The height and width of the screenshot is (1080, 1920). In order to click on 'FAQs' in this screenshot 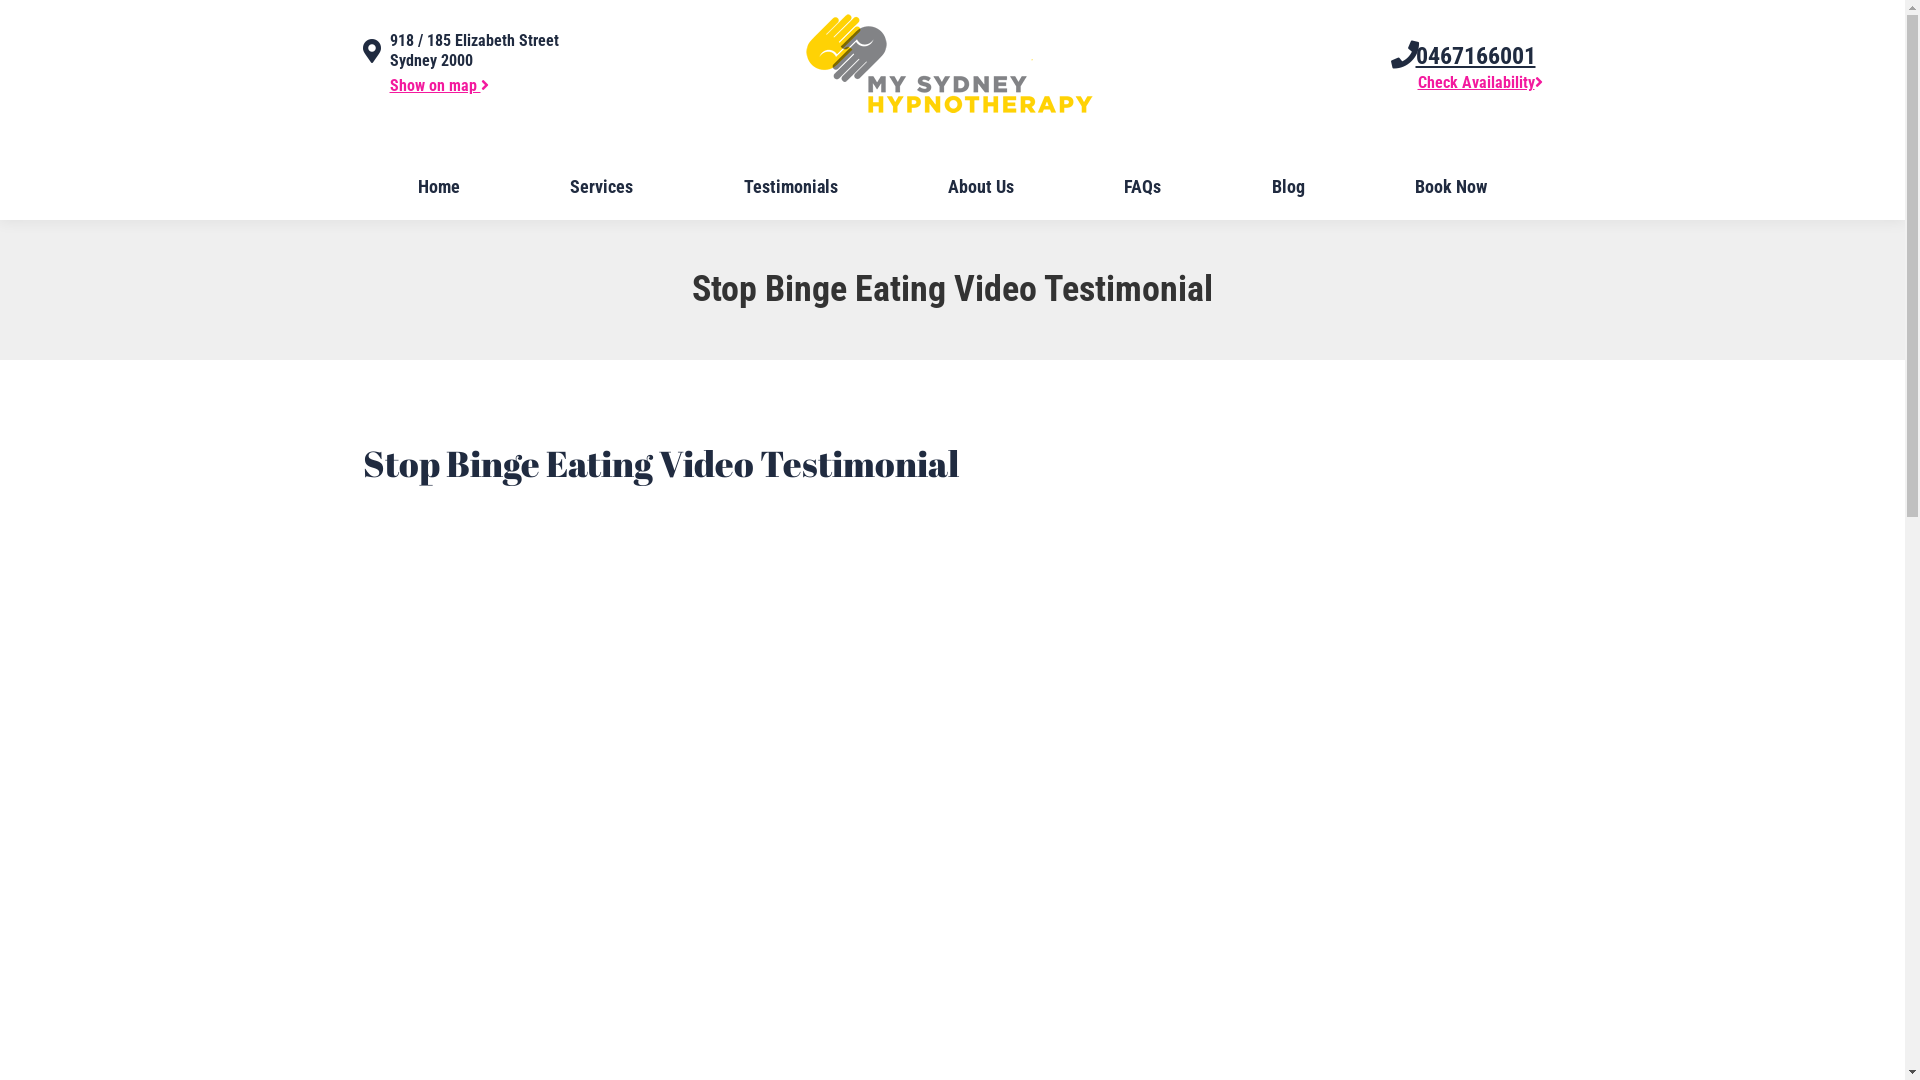, I will do `click(1069, 186)`.